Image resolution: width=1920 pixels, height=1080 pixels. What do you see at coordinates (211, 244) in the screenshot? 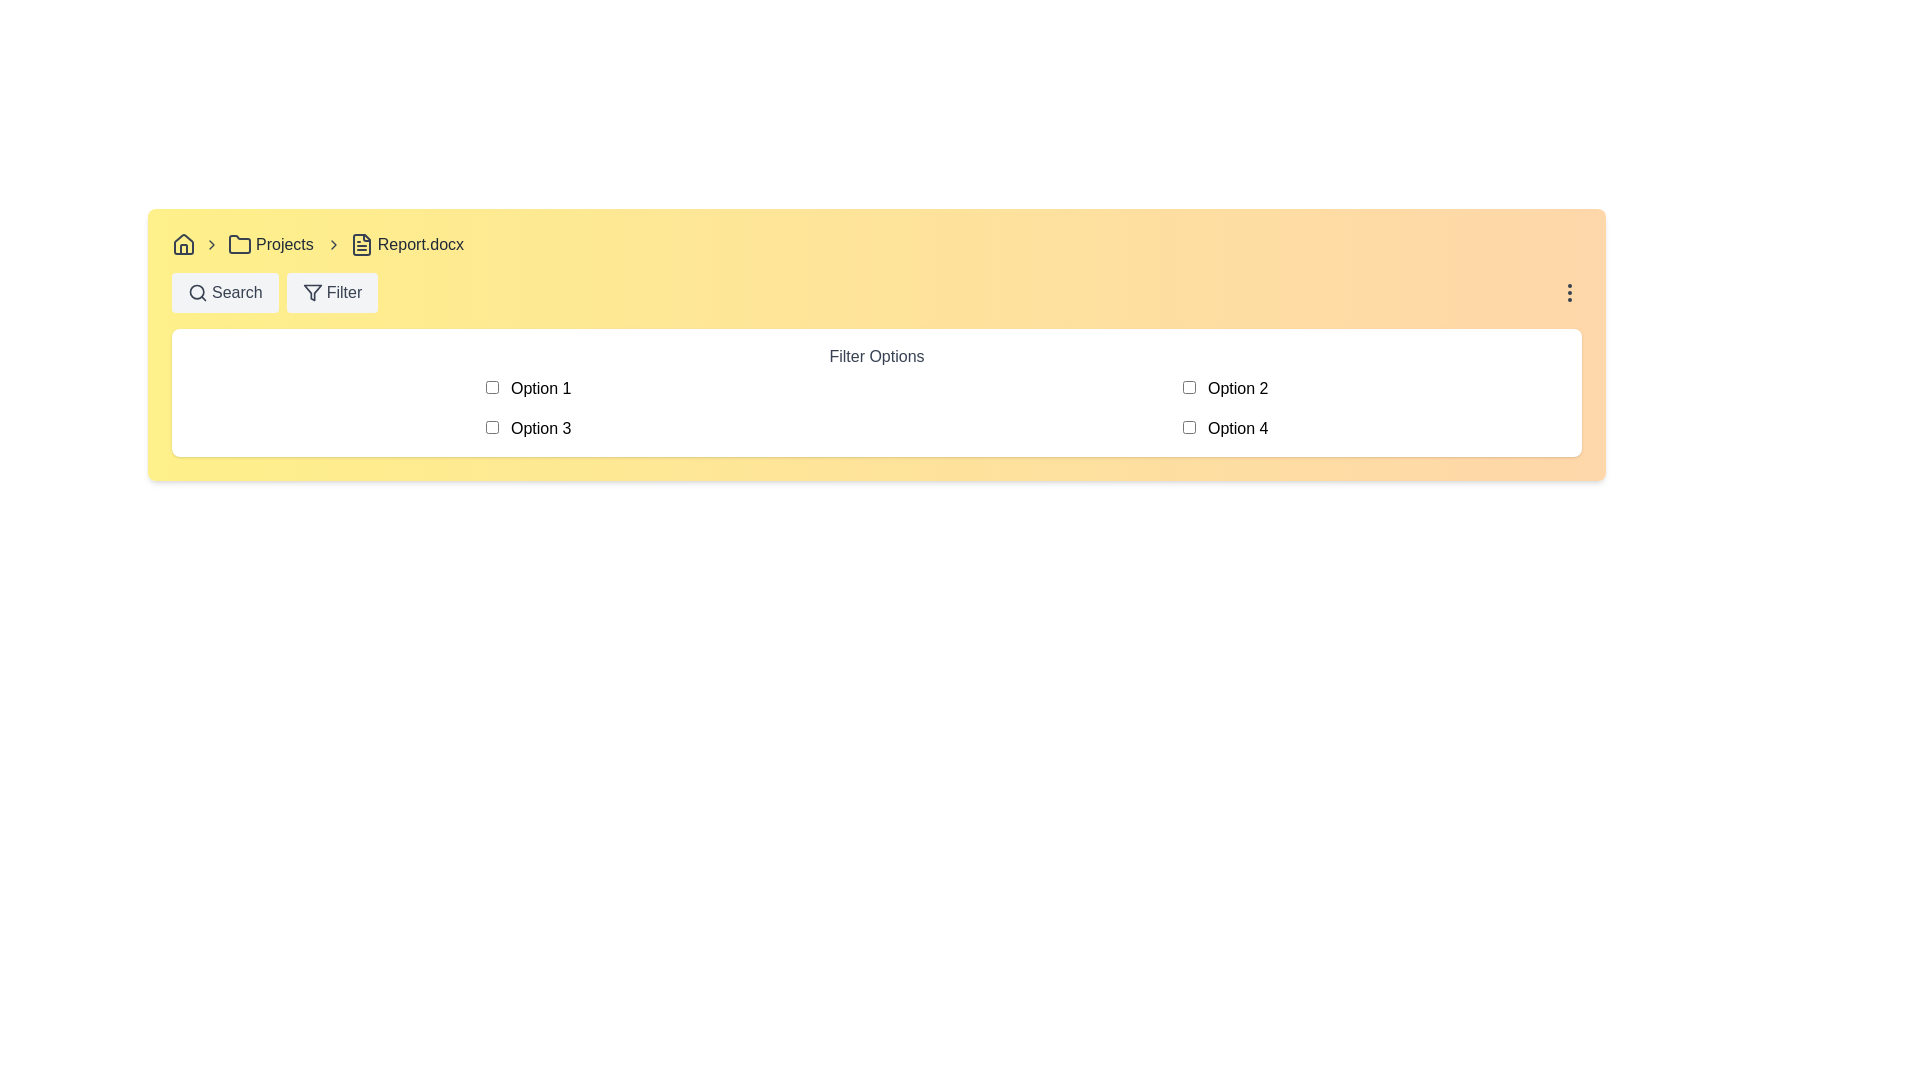
I see `the navigation flow by focusing on the second chevron icon in the breadcrumb navigation, which separates the 'Home' icon from the 'Projects' text label` at bounding box center [211, 244].